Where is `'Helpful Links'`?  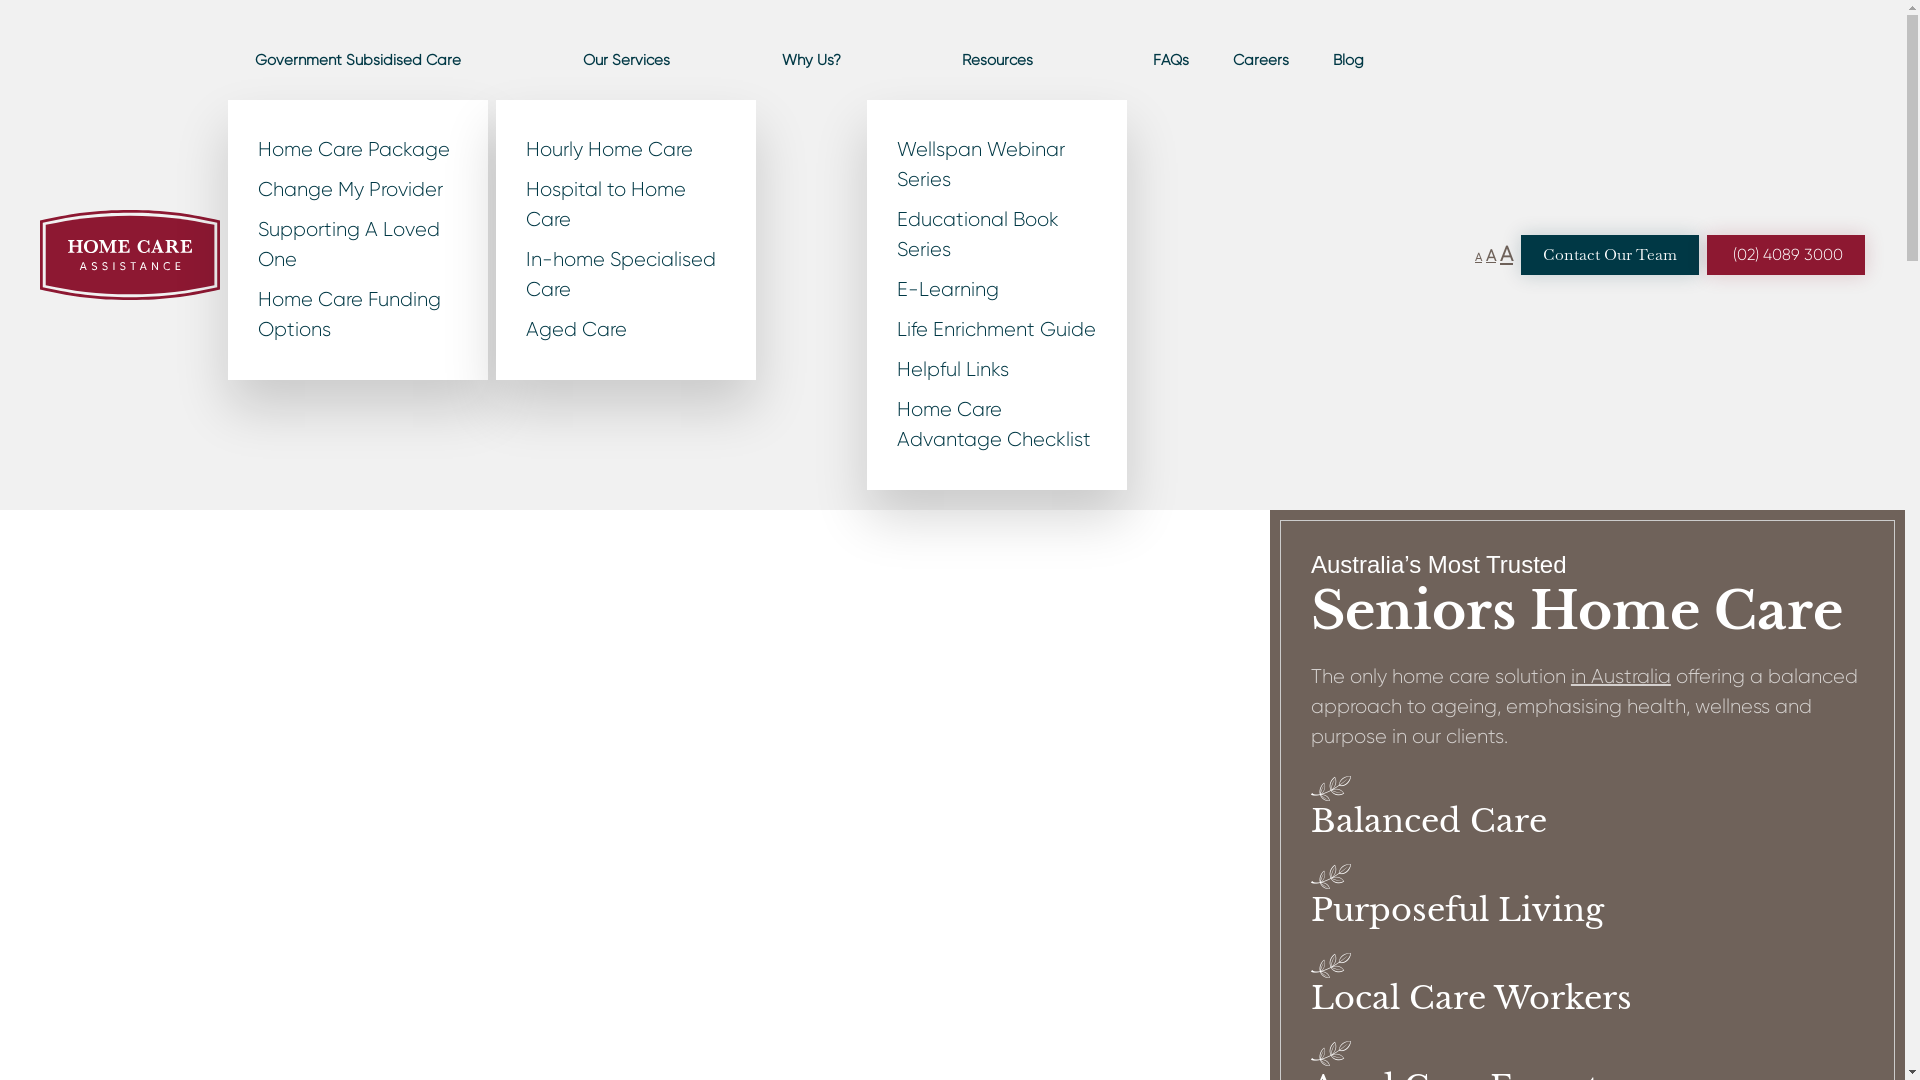 'Helpful Links' is located at coordinates (997, 370).